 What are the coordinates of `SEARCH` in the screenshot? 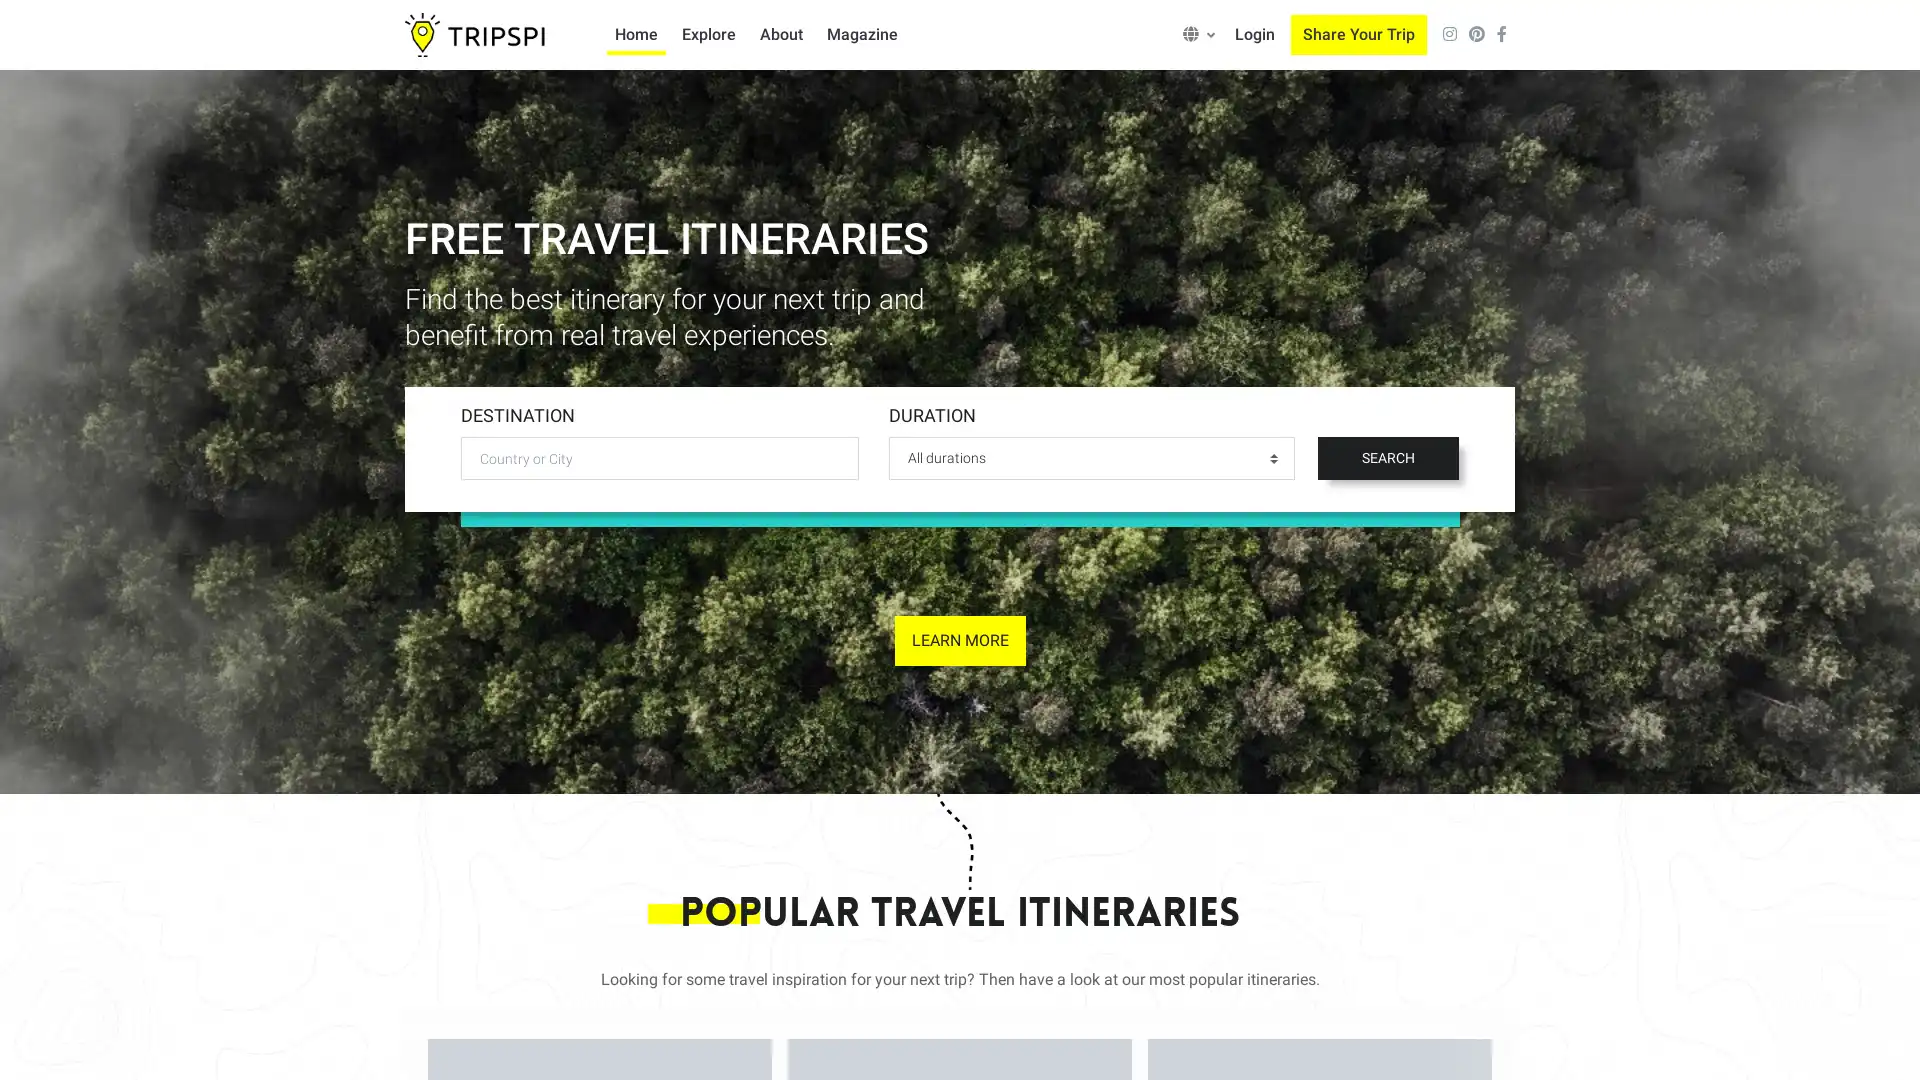 It's located at (1386, 458).